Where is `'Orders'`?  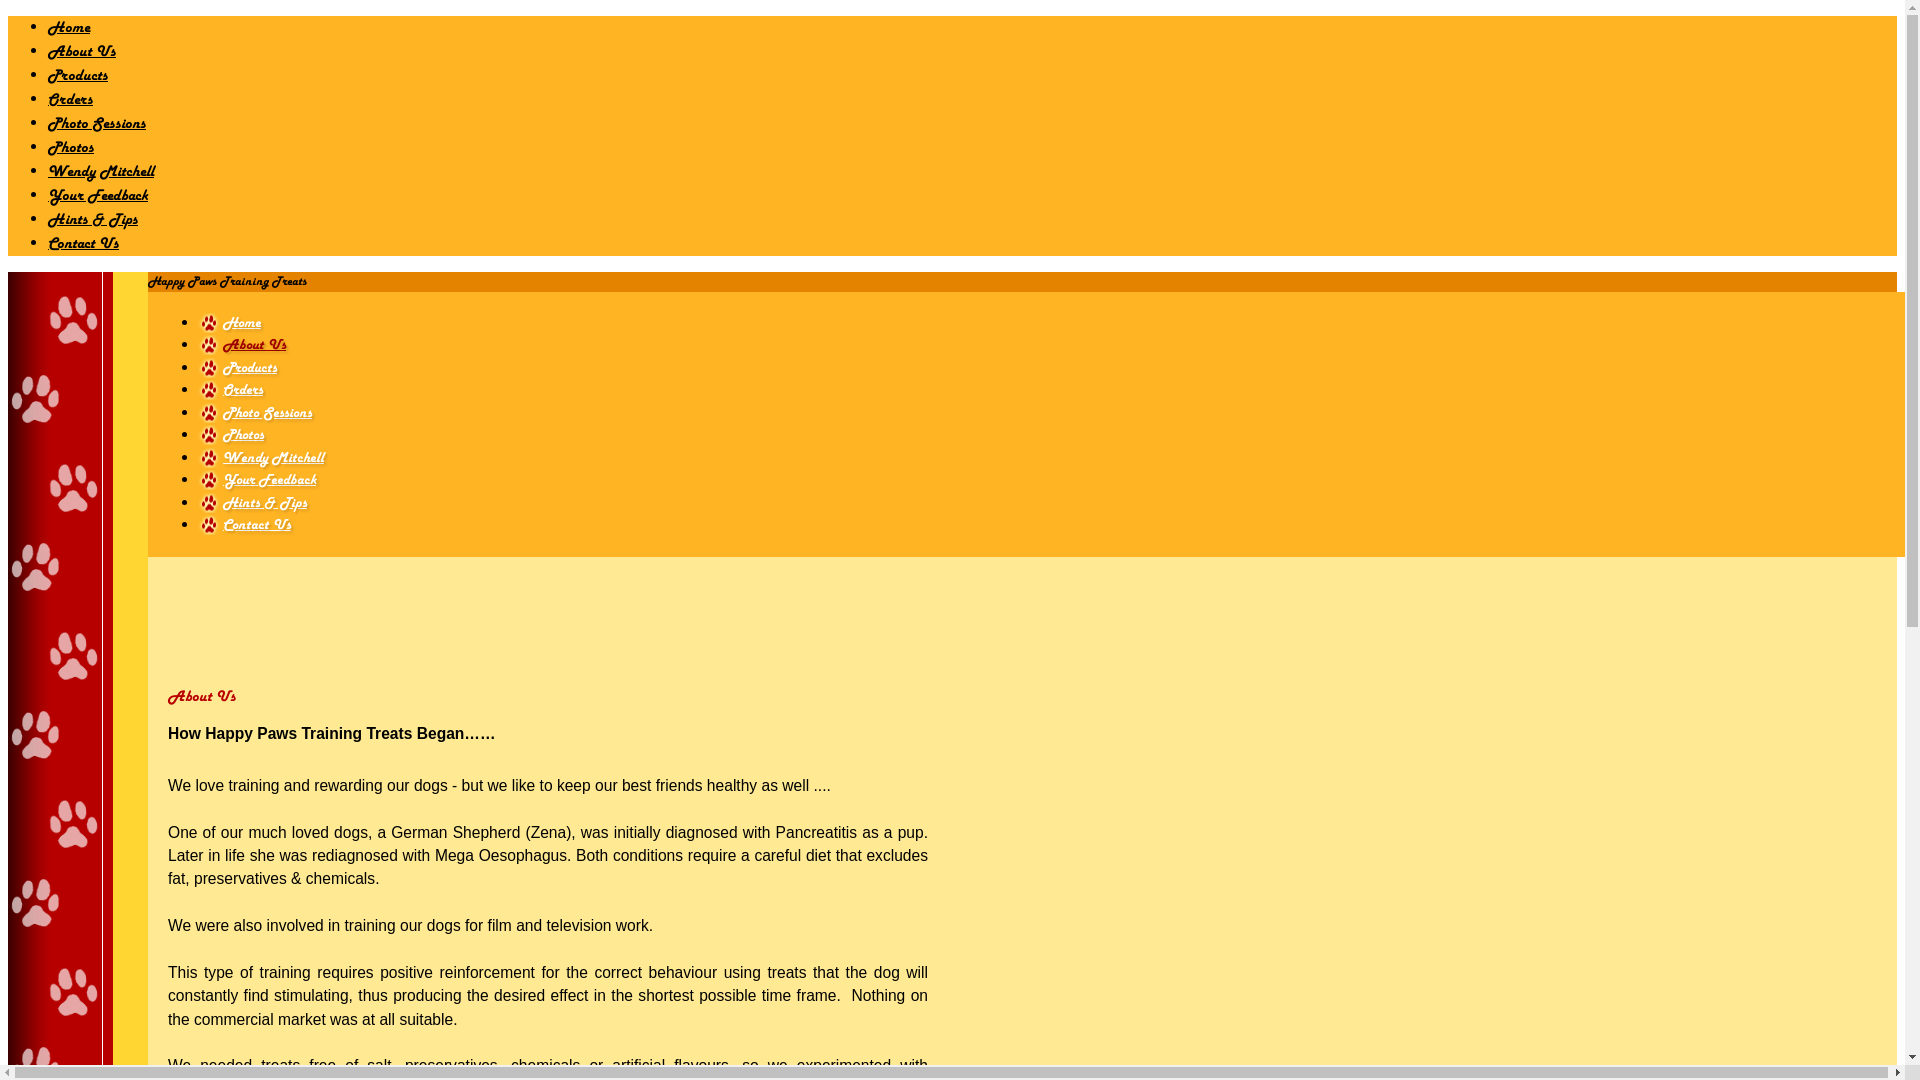
'Orders' is located at coordinates (70, 99).